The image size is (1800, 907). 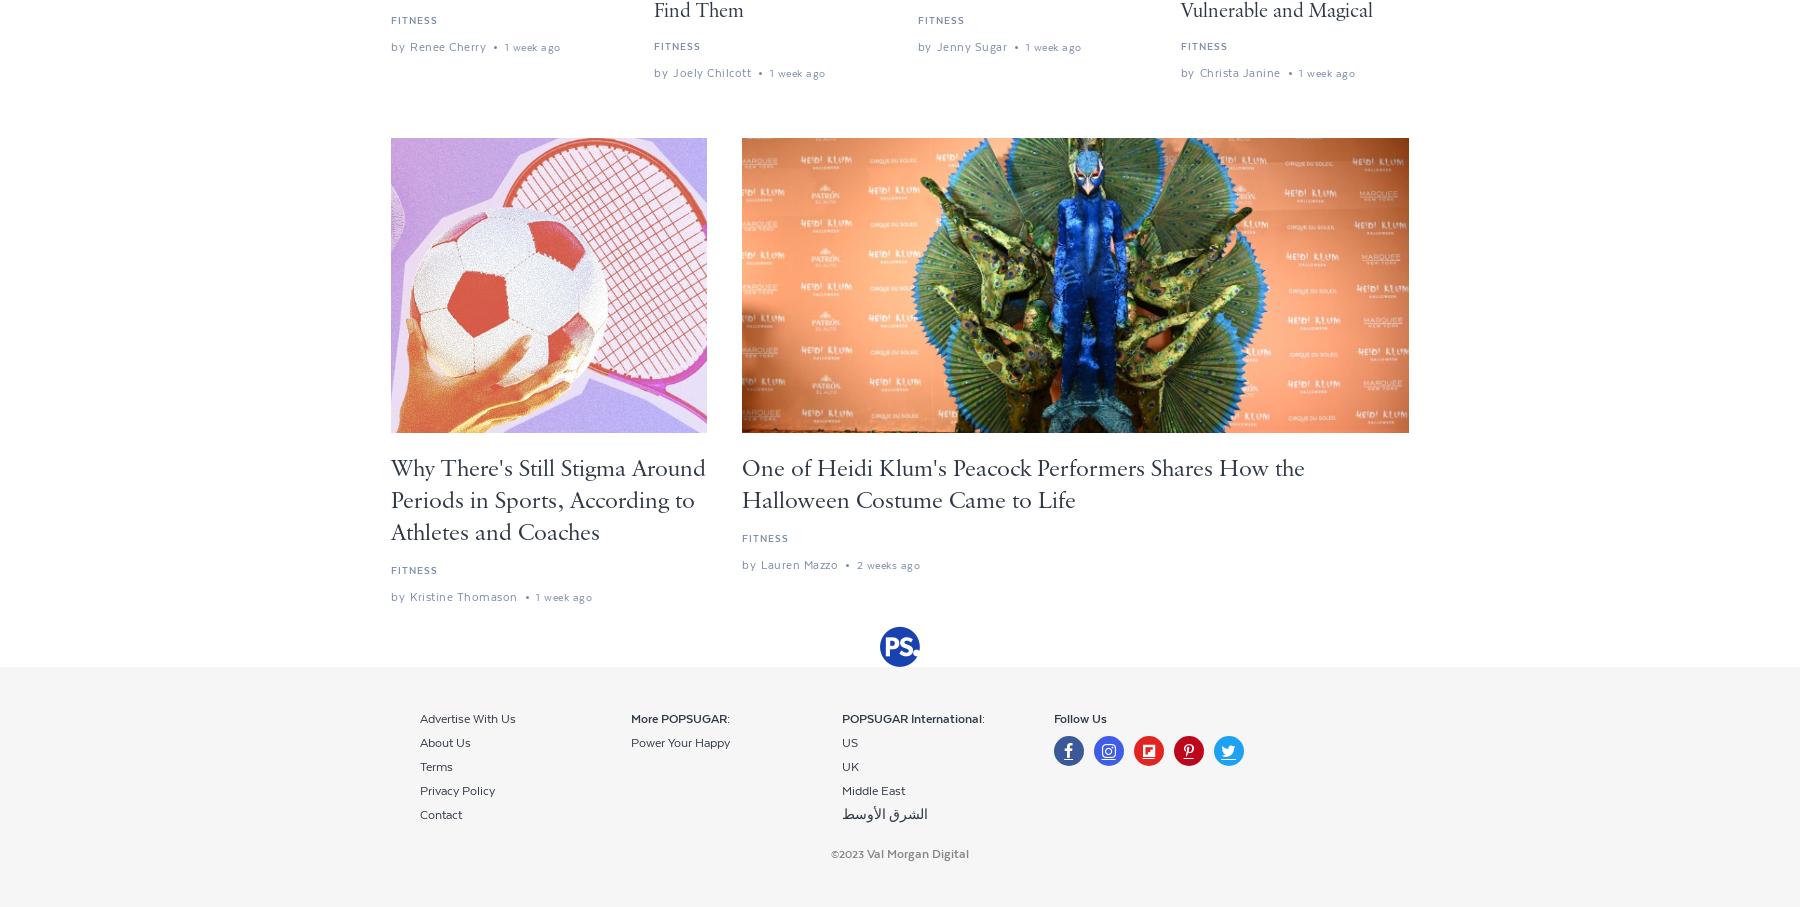 I want to click on 'Middle East', so click(x=873, y=790).